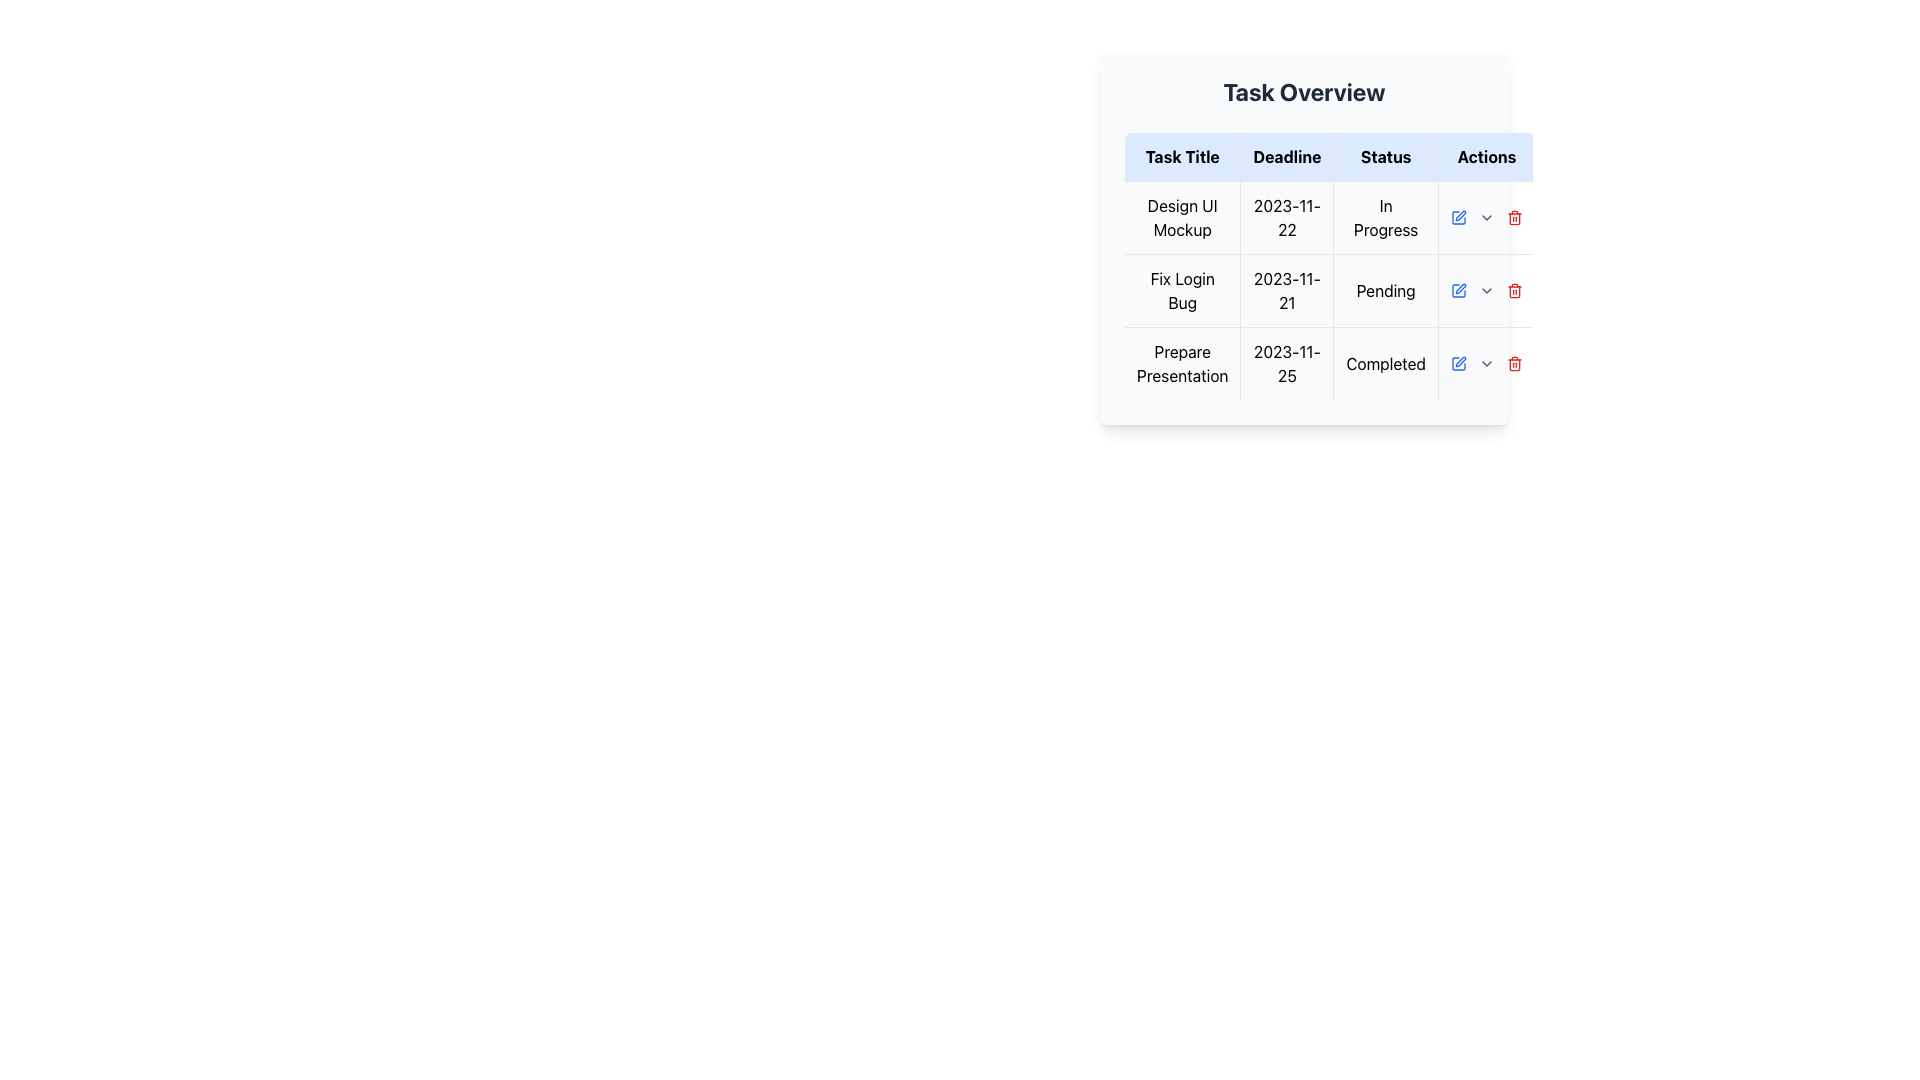 Image resolution: width=1920 pixels, height=1080 pixels. I want to click on the interactive blue pen icon in the 'Actions' column of the 'Task Overview' table, specifically in the first row for the 'Design UI Mockup' task, so click(1459, 218).